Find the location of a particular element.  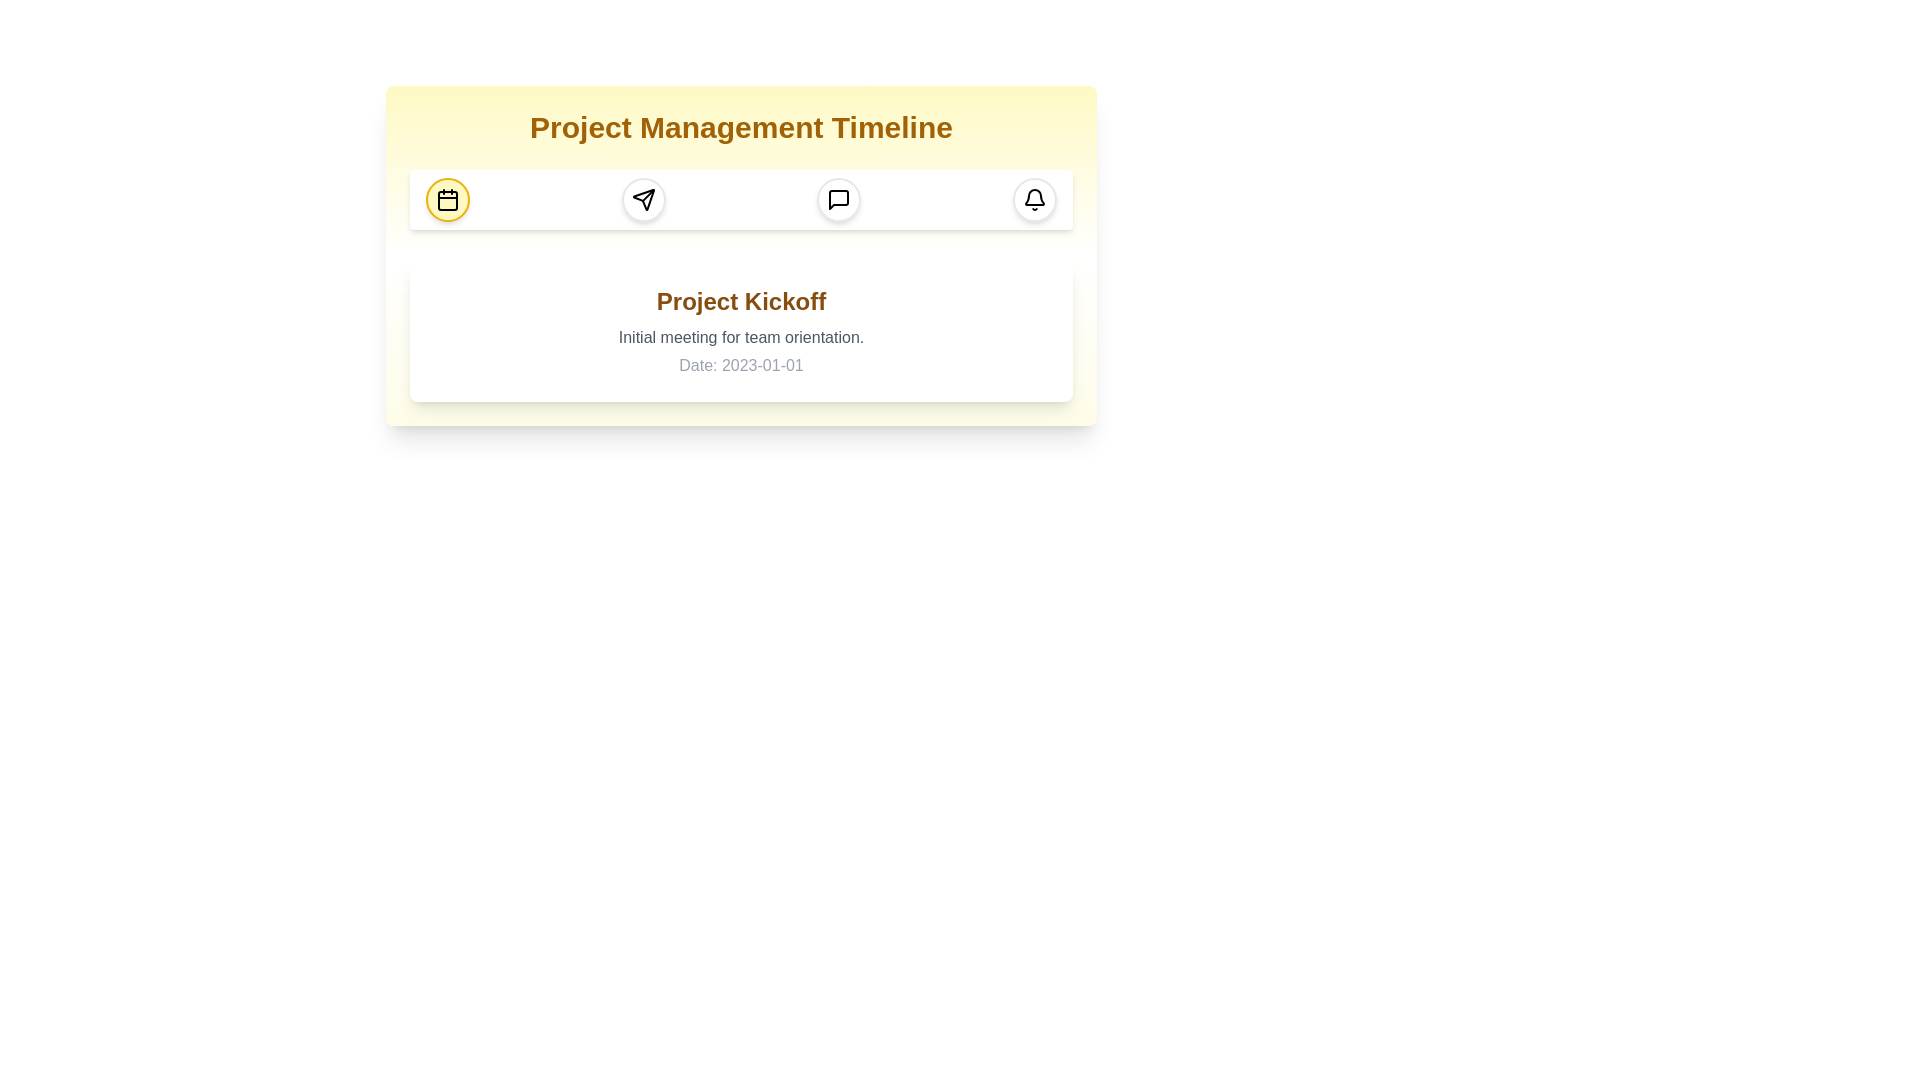

the speech bubble icon is located at coordinates (839, 200).